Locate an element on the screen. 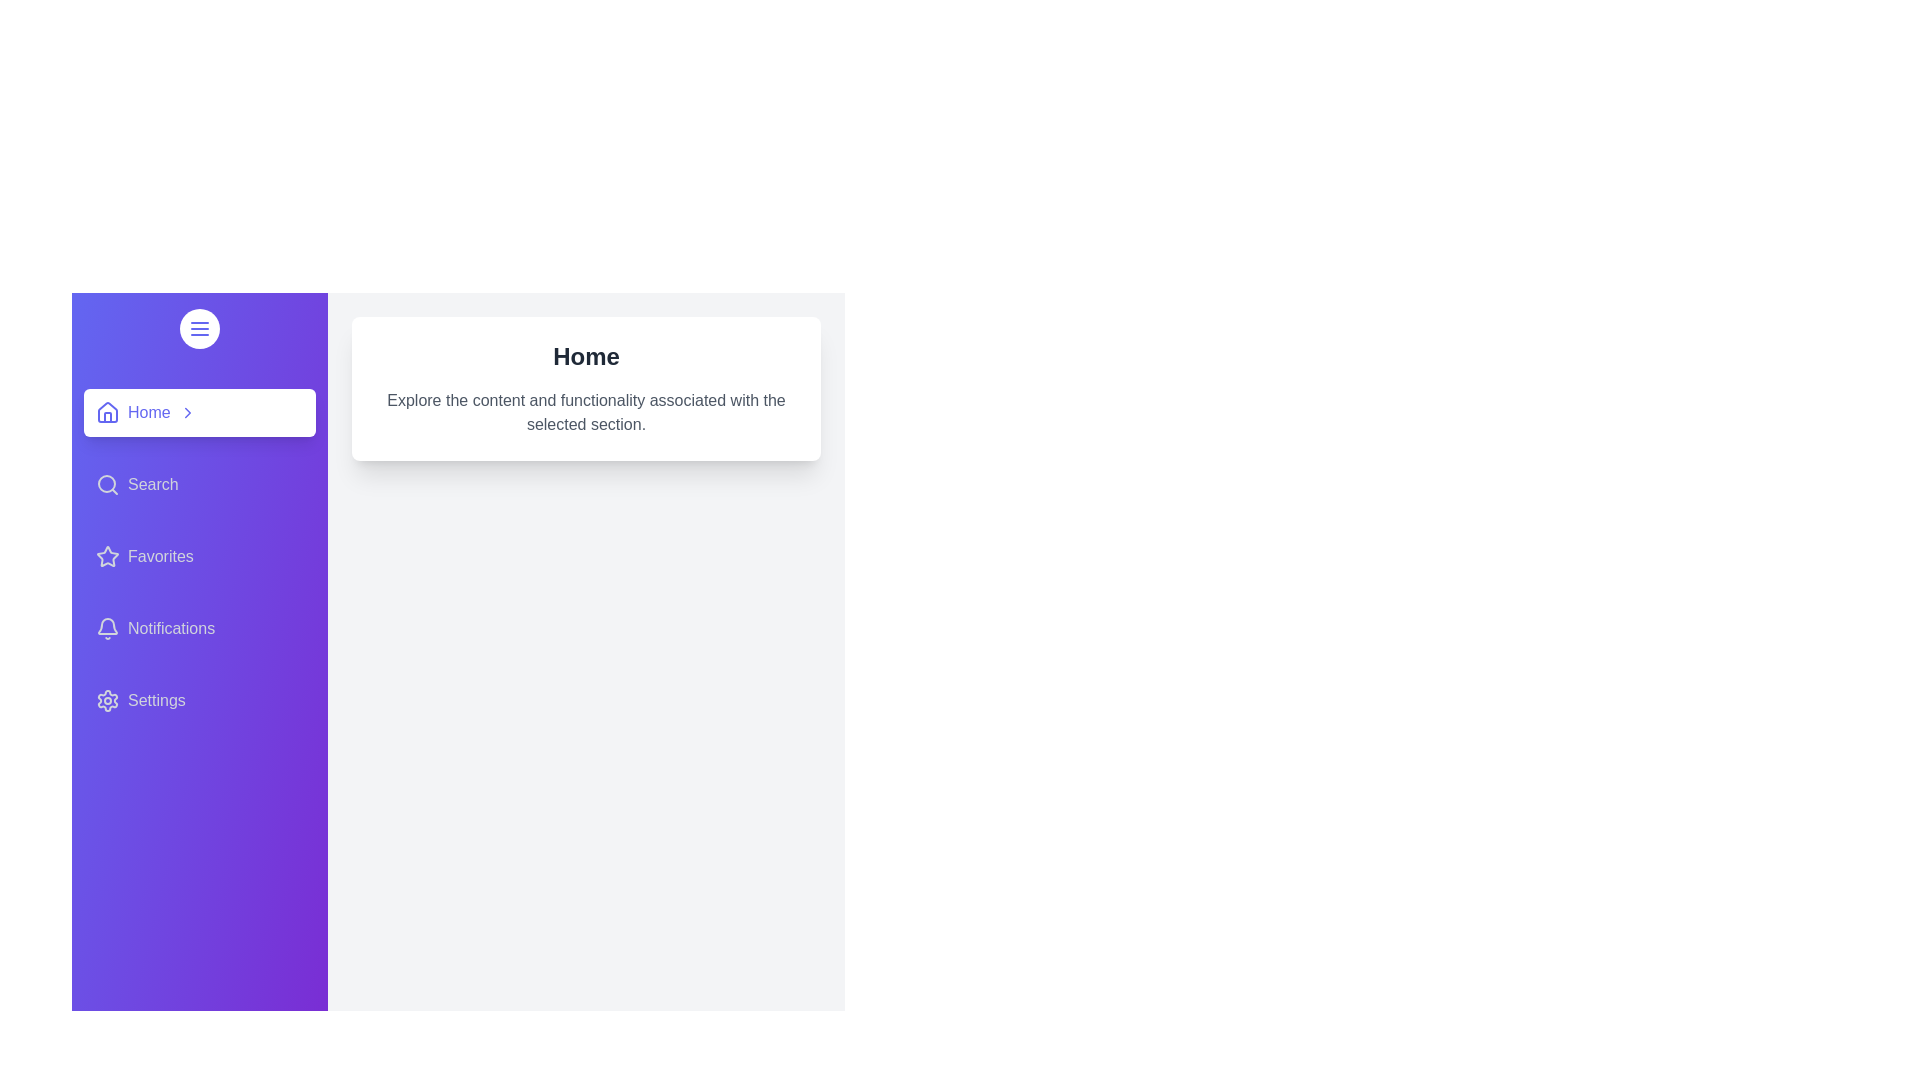 Image resolution: width=1920 pixels, height=1080 pixels. the section labeled Home by clicking on its label in the sidebar is located at coordinates (200, 411).